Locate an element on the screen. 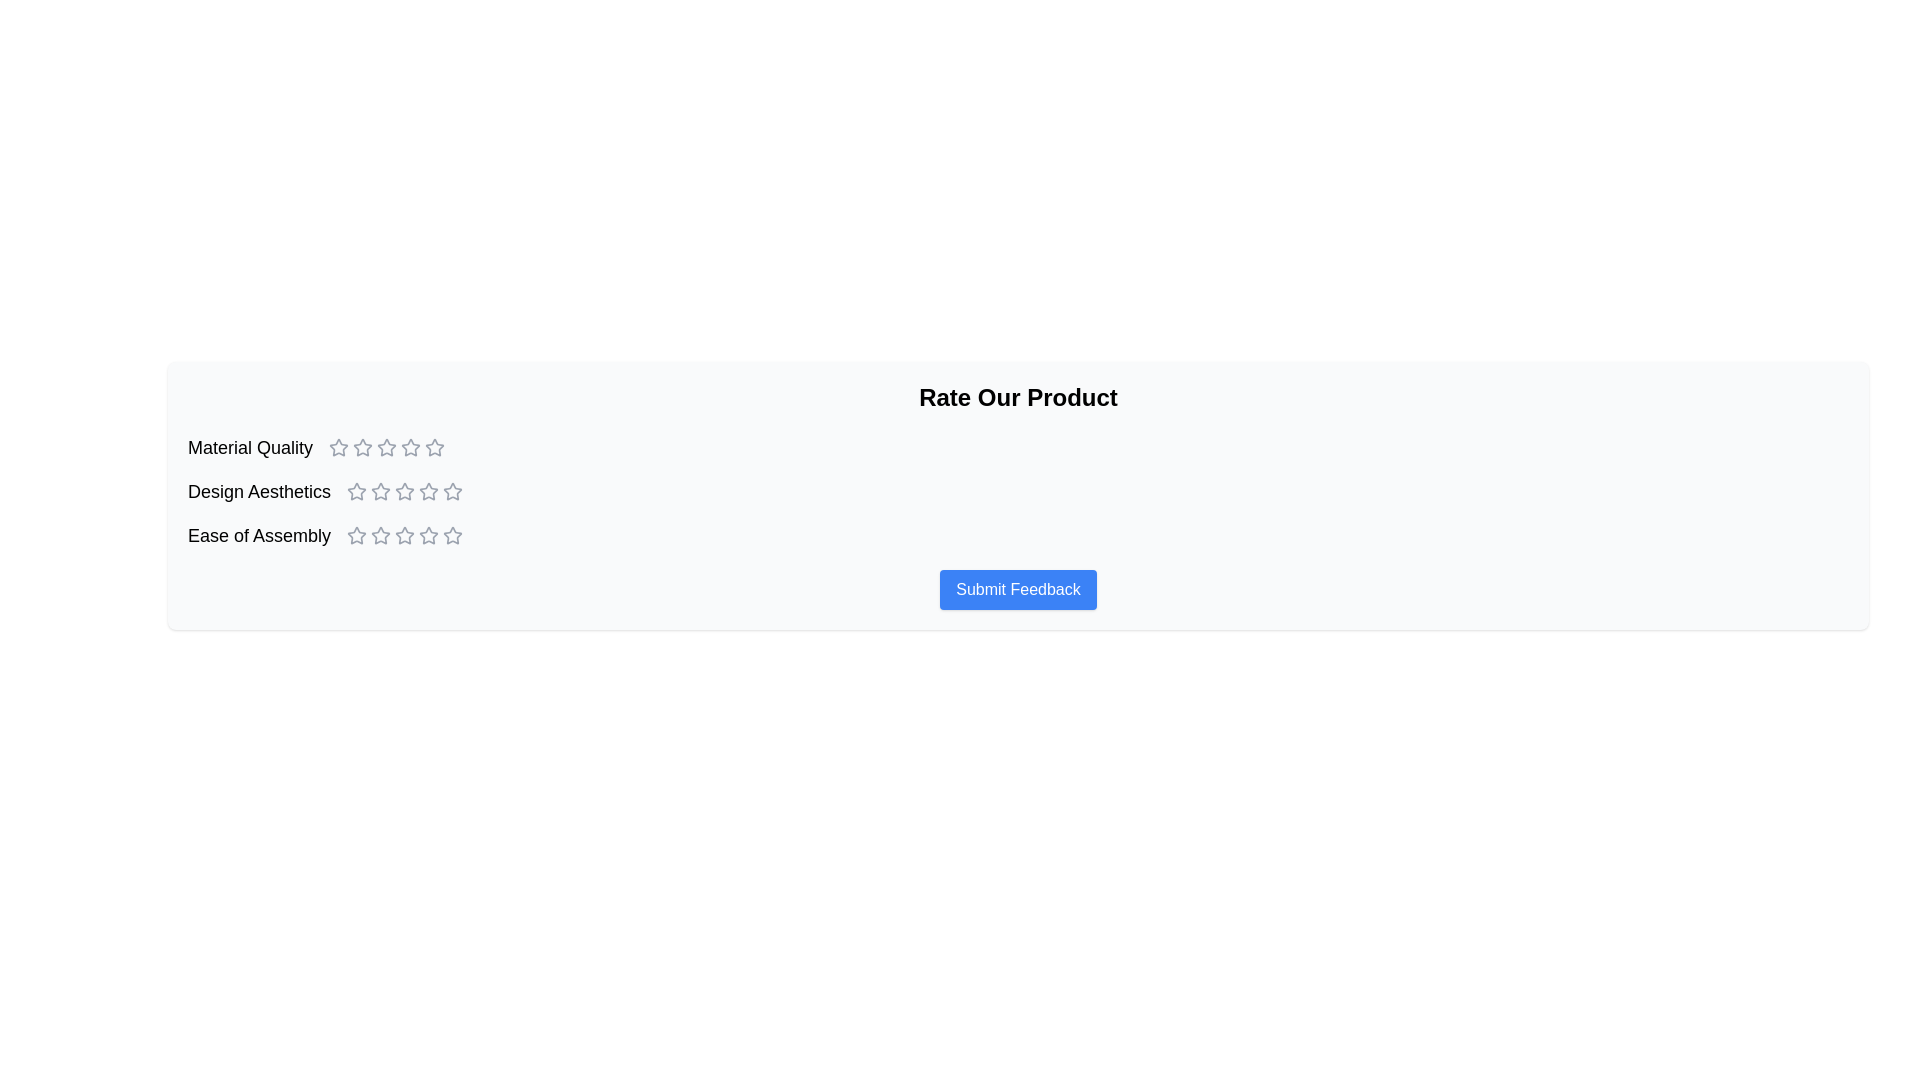 The image size is (1920, 1080). the third star icon is located at coordinates (404, 535).